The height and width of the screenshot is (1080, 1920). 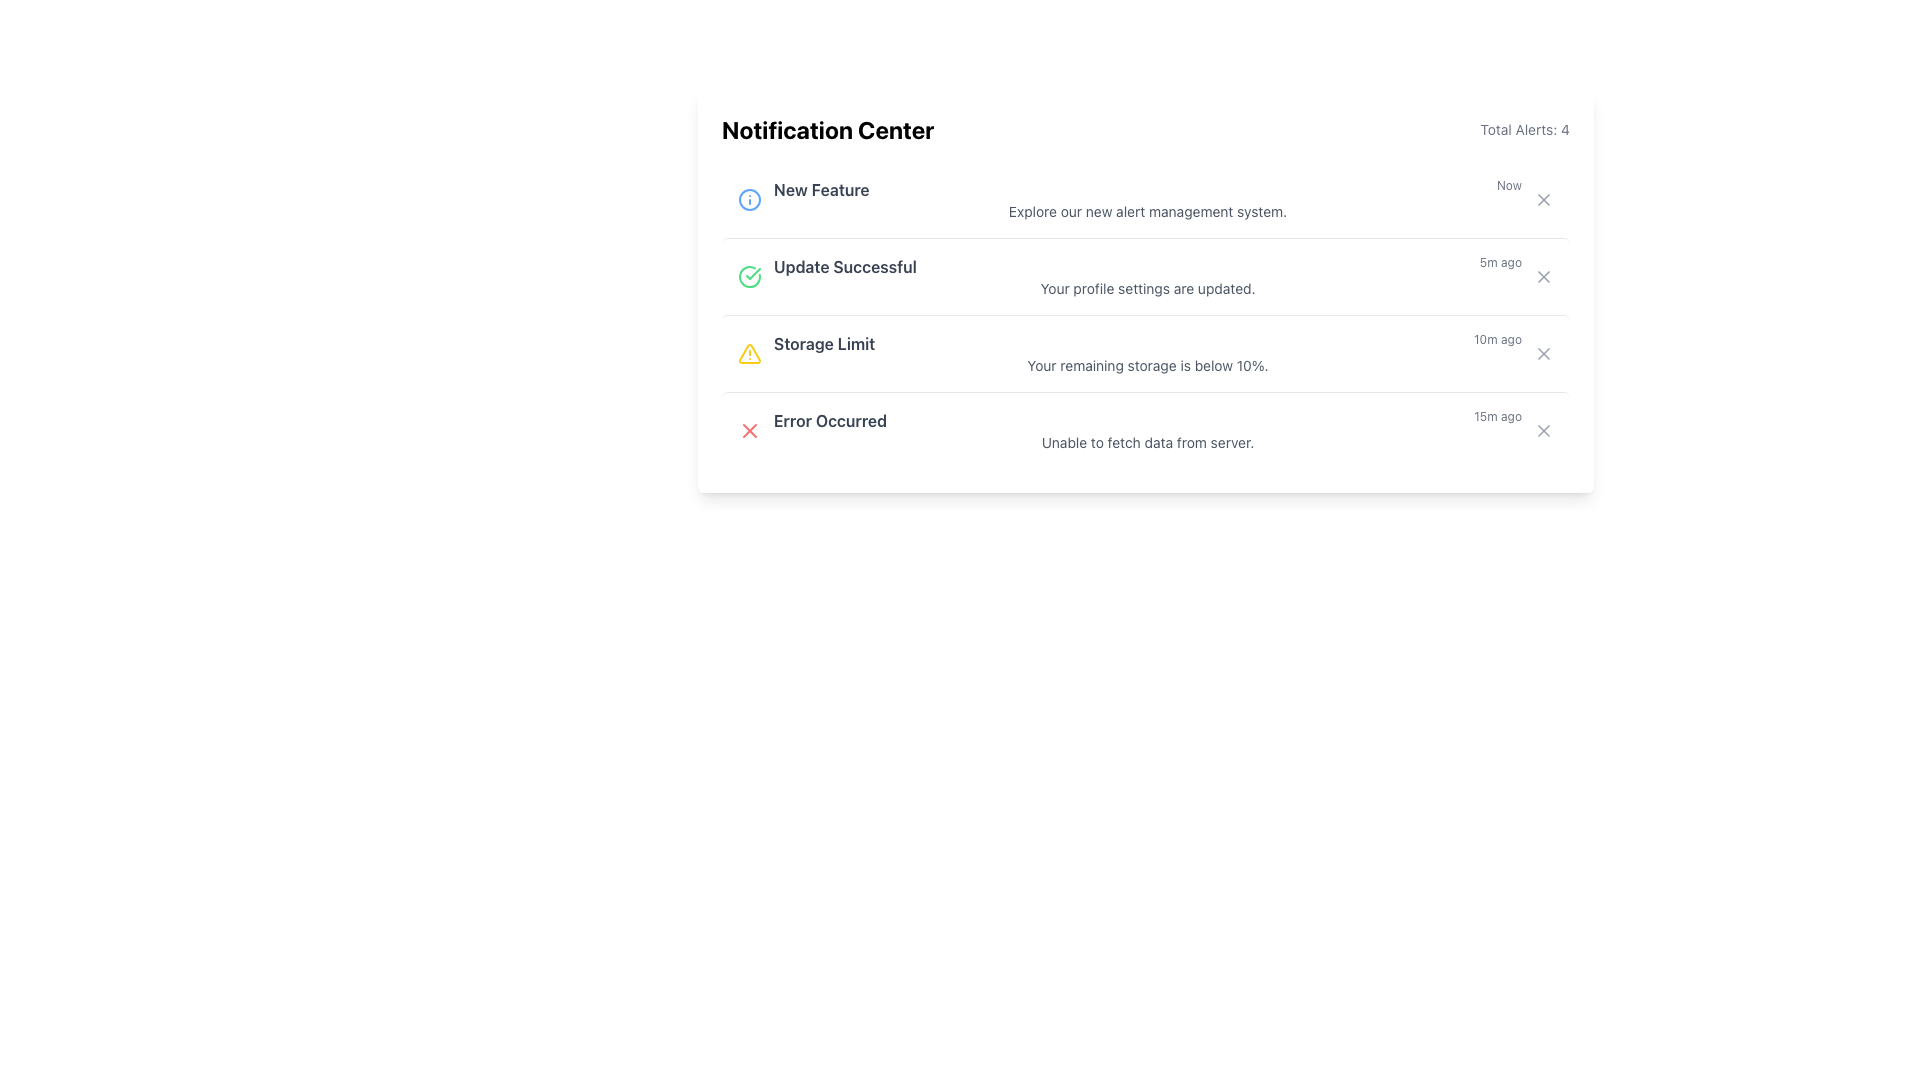 What do you see at coordinates (748, 353) in the screenshot?
I see `the yellow triangular warning icon with an exclamation mark, located to the immediate left of the 'Storage Limit' text in the third notification item of the Notification Center` at bounding box center [748, 353].